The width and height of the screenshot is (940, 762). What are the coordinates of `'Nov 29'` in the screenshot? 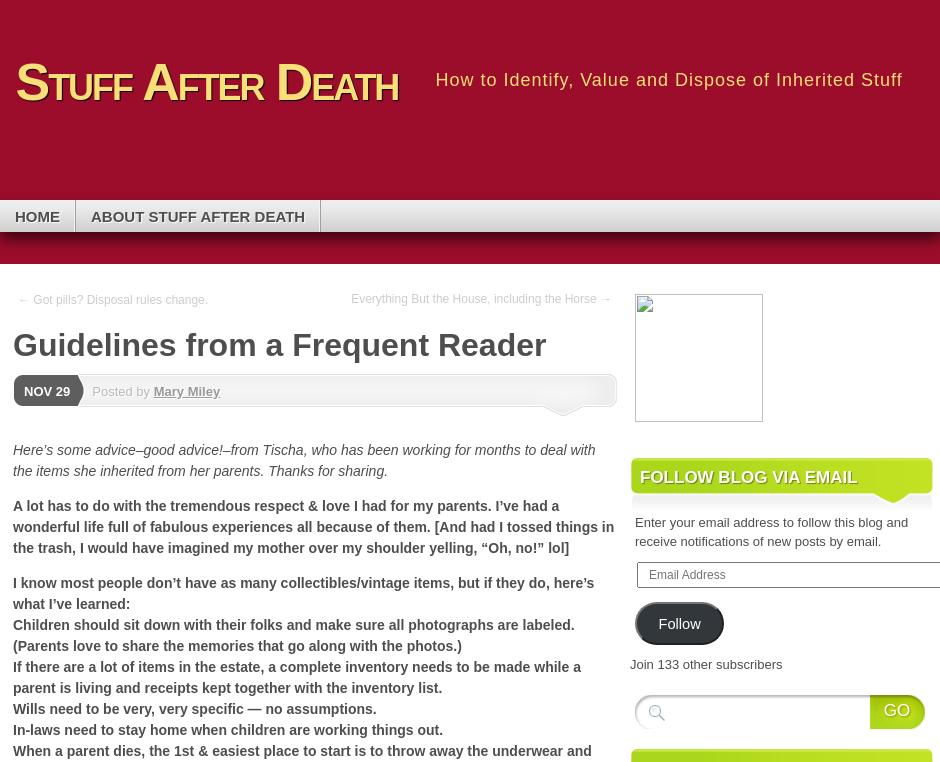 It's located at (46, 389).